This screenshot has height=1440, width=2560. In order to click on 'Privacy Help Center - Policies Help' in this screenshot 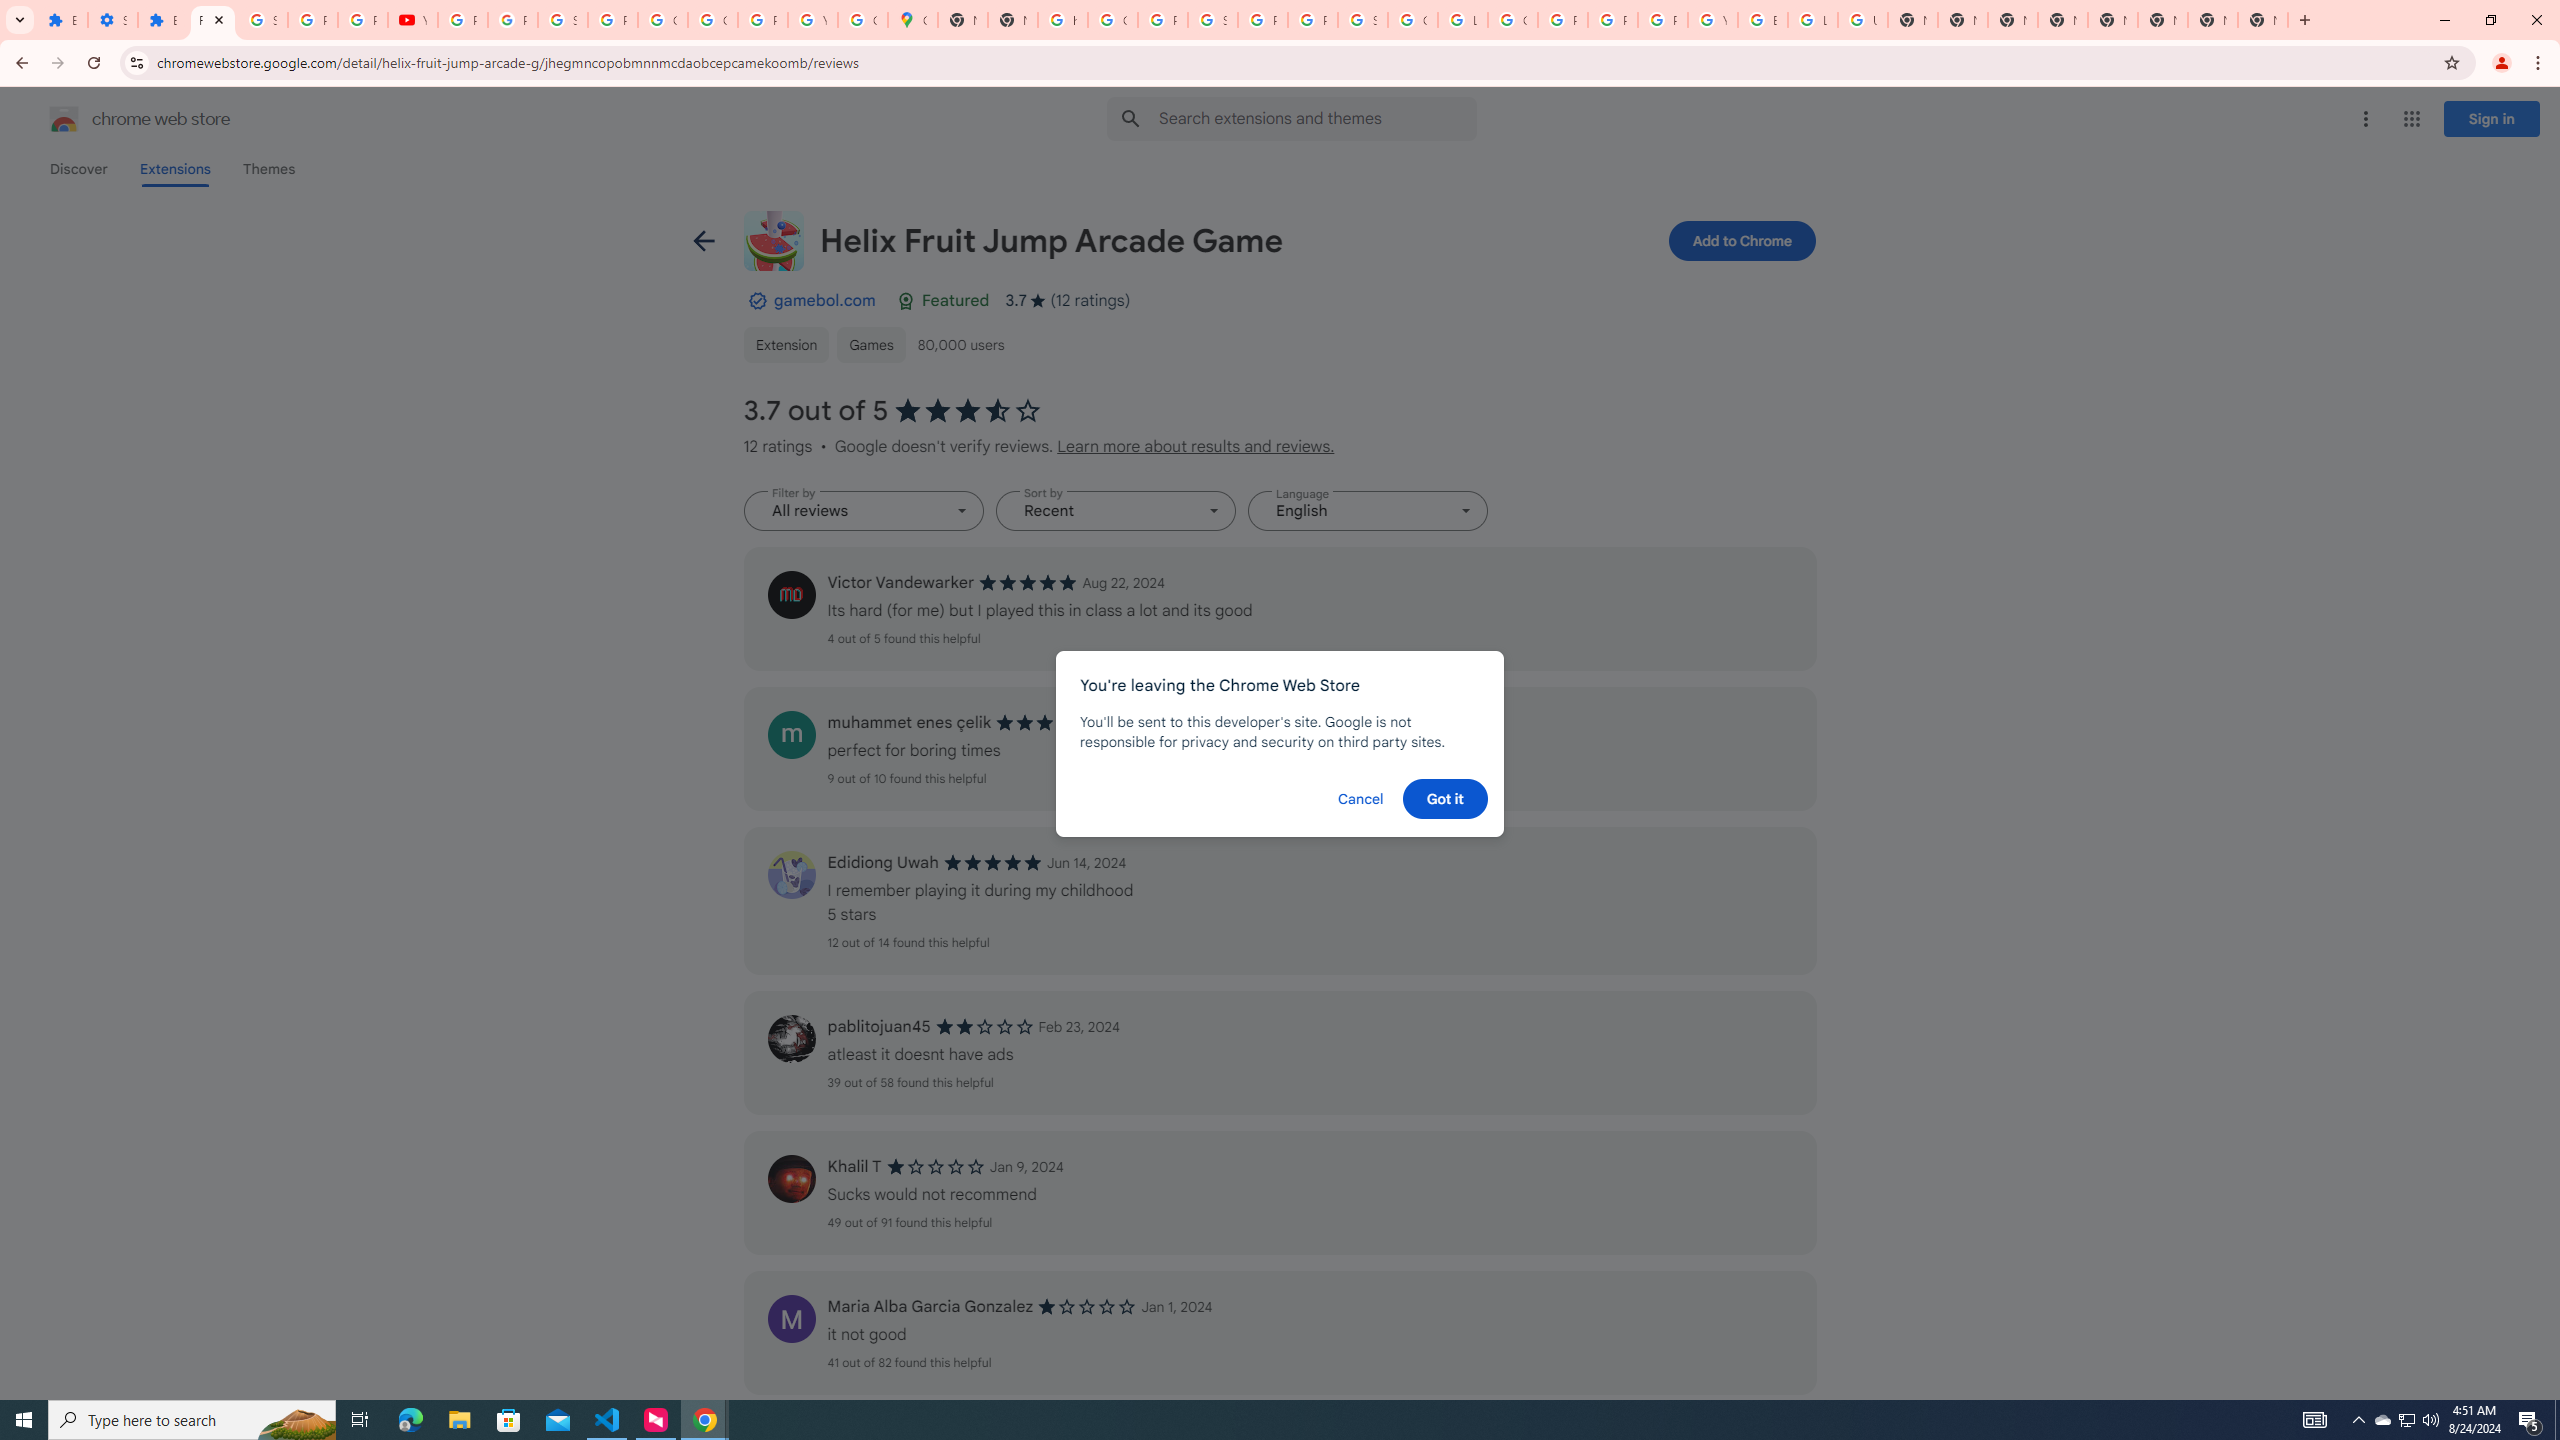, I will do `click(1561, 19)`.